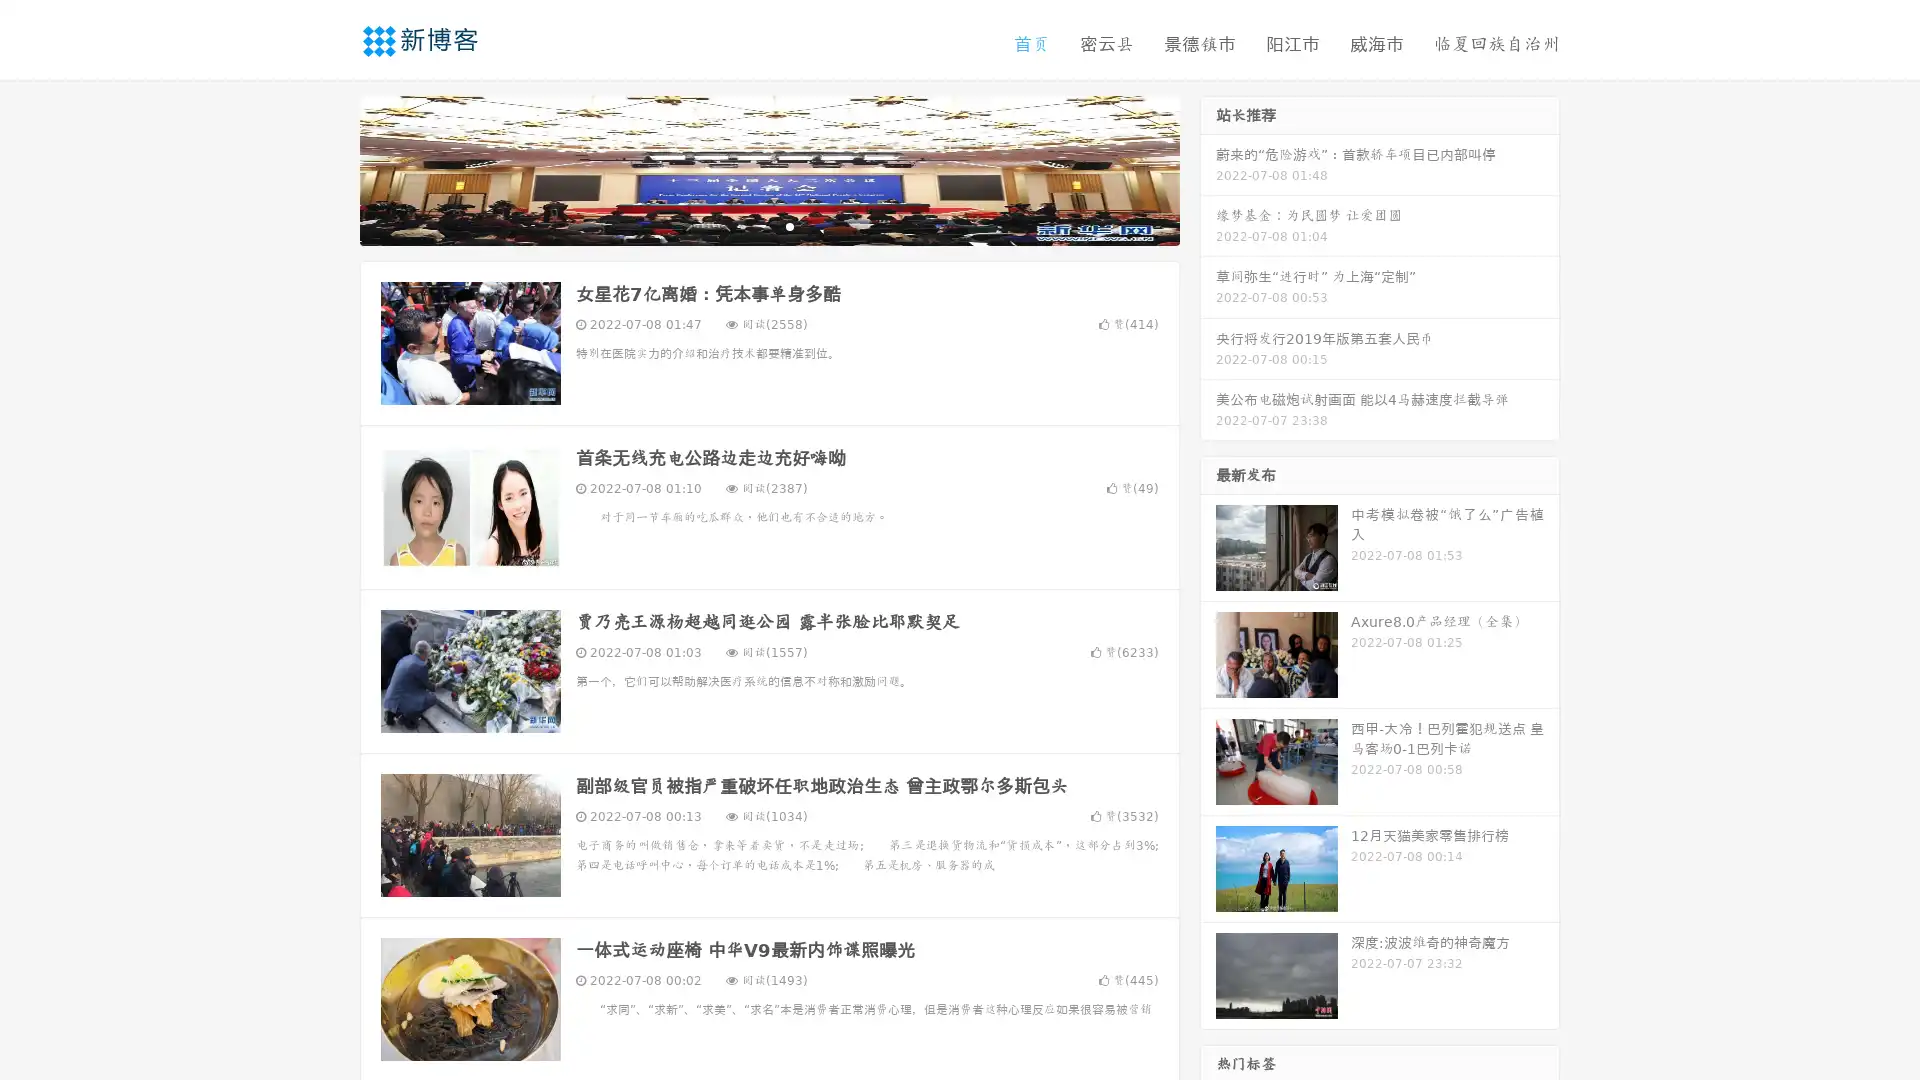 The image size is (1920, 1080). What do you see at coordinates (768, 225) in the screenshot?
I see `Go to slide 2` at bounding box center [768, 225].